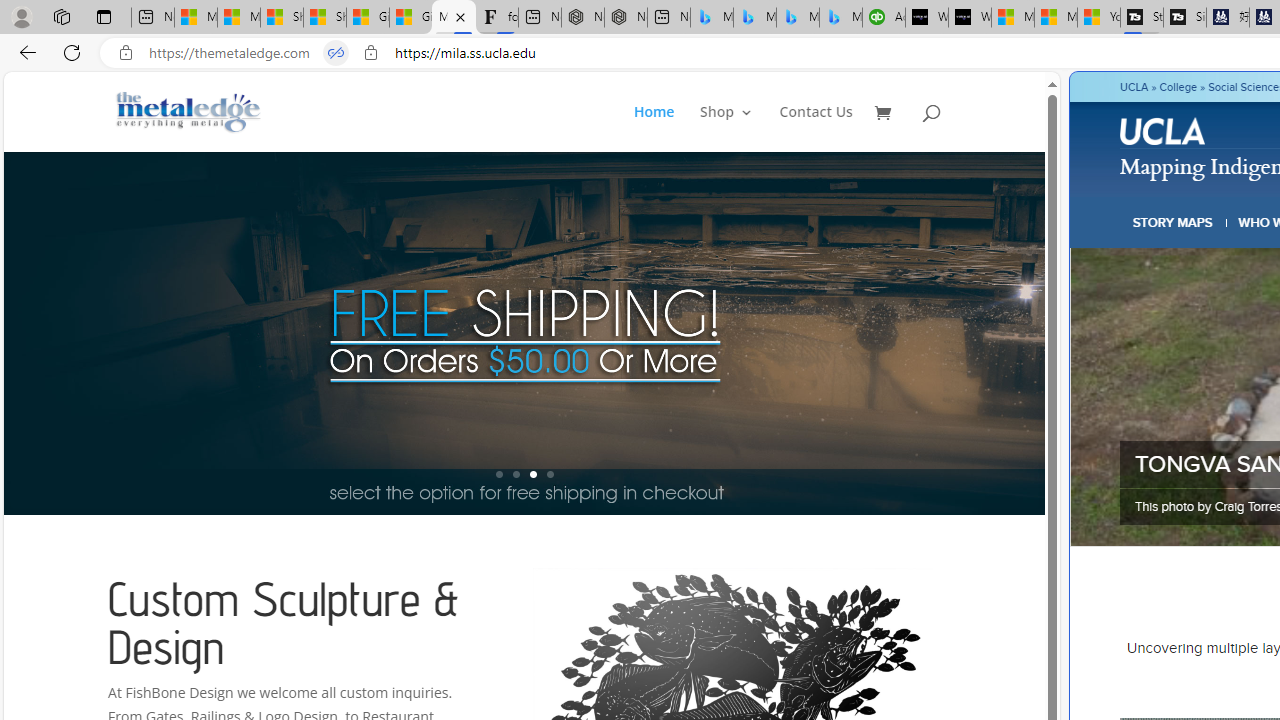 This screenshot has width=1280, height=720. Describe the element at coordinates (1055, 17) in the screenshot. I see `'Microsoft Start'` at that location.